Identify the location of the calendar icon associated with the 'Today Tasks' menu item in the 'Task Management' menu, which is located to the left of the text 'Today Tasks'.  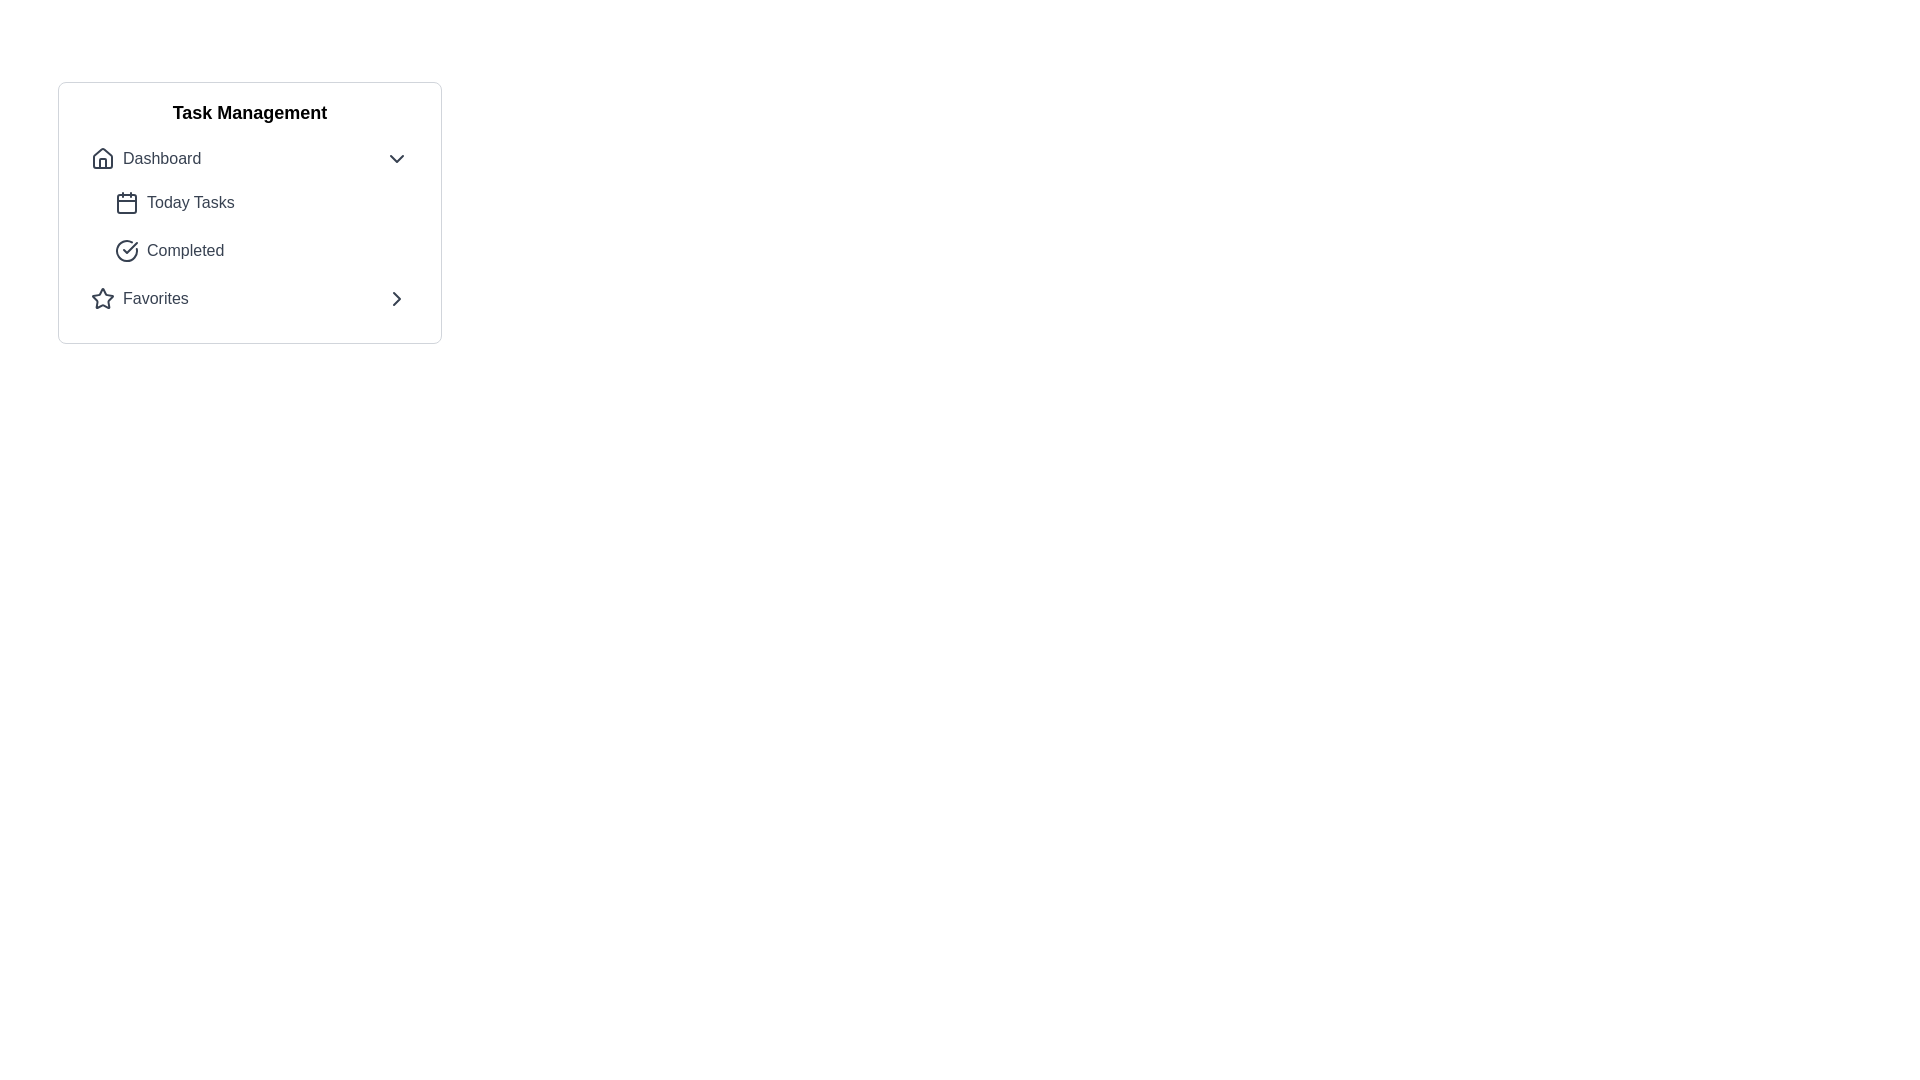
(125, 203).